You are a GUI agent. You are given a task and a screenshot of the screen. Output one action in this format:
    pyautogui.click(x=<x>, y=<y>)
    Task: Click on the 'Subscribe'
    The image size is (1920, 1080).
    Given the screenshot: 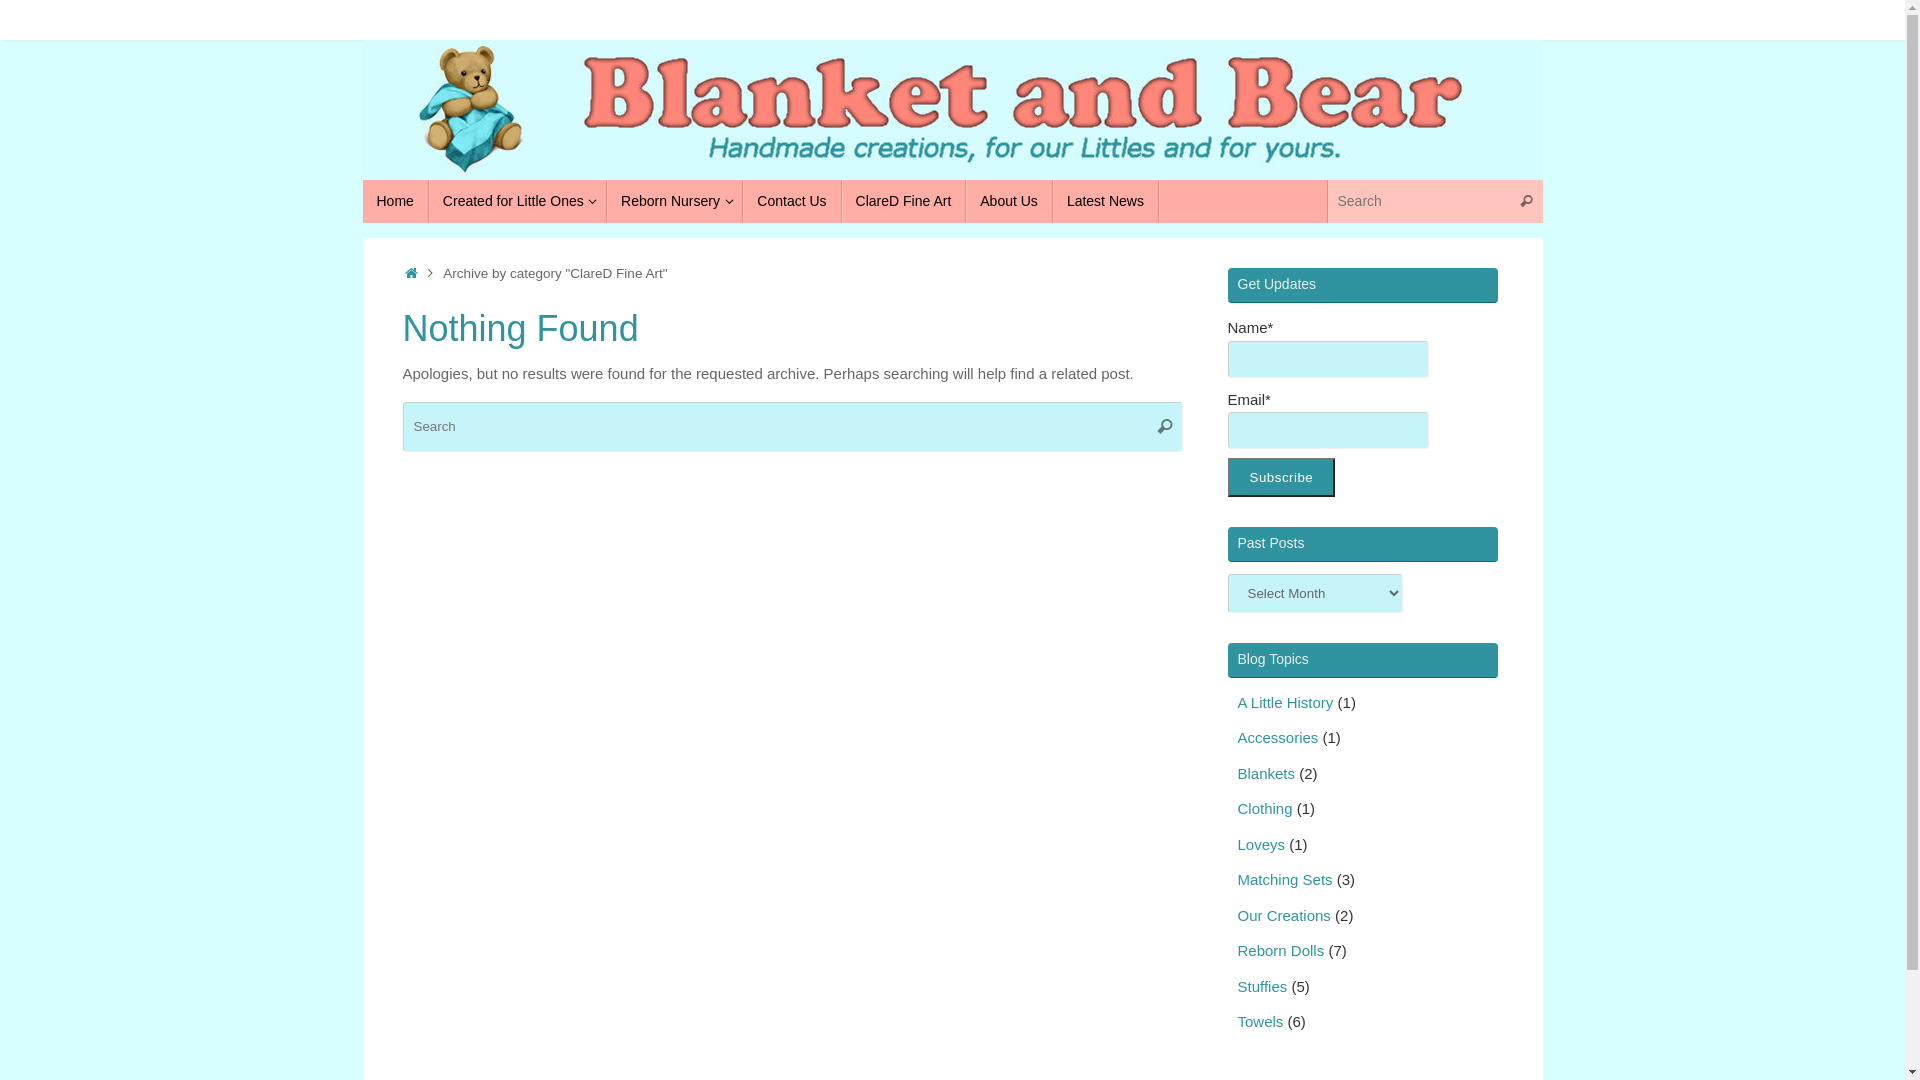 What is the action you would take?
    pyautogui.click(x=1281, y=477)
    